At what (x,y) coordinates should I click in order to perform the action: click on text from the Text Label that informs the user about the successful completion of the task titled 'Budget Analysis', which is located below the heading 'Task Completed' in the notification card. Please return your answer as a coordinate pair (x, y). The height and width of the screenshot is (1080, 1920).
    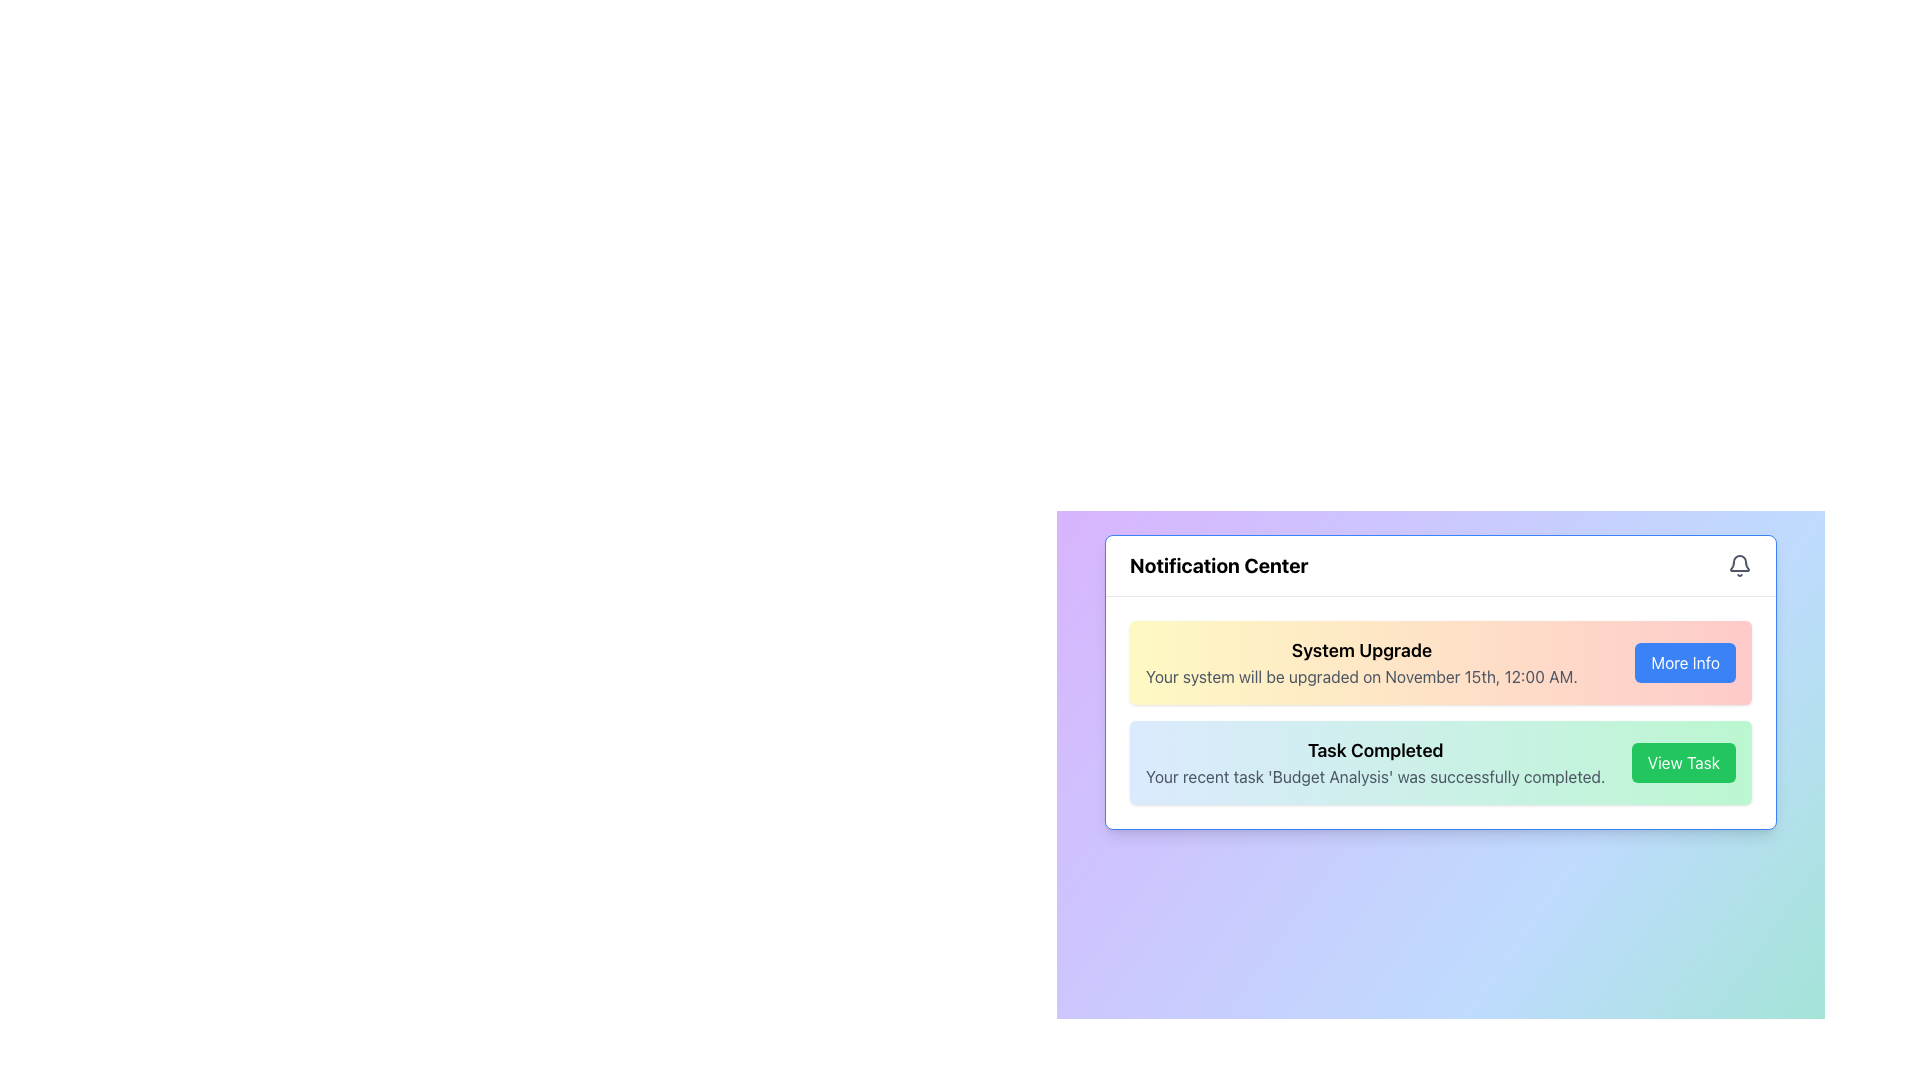
    Looking at the image, I should click on (1374, 775).